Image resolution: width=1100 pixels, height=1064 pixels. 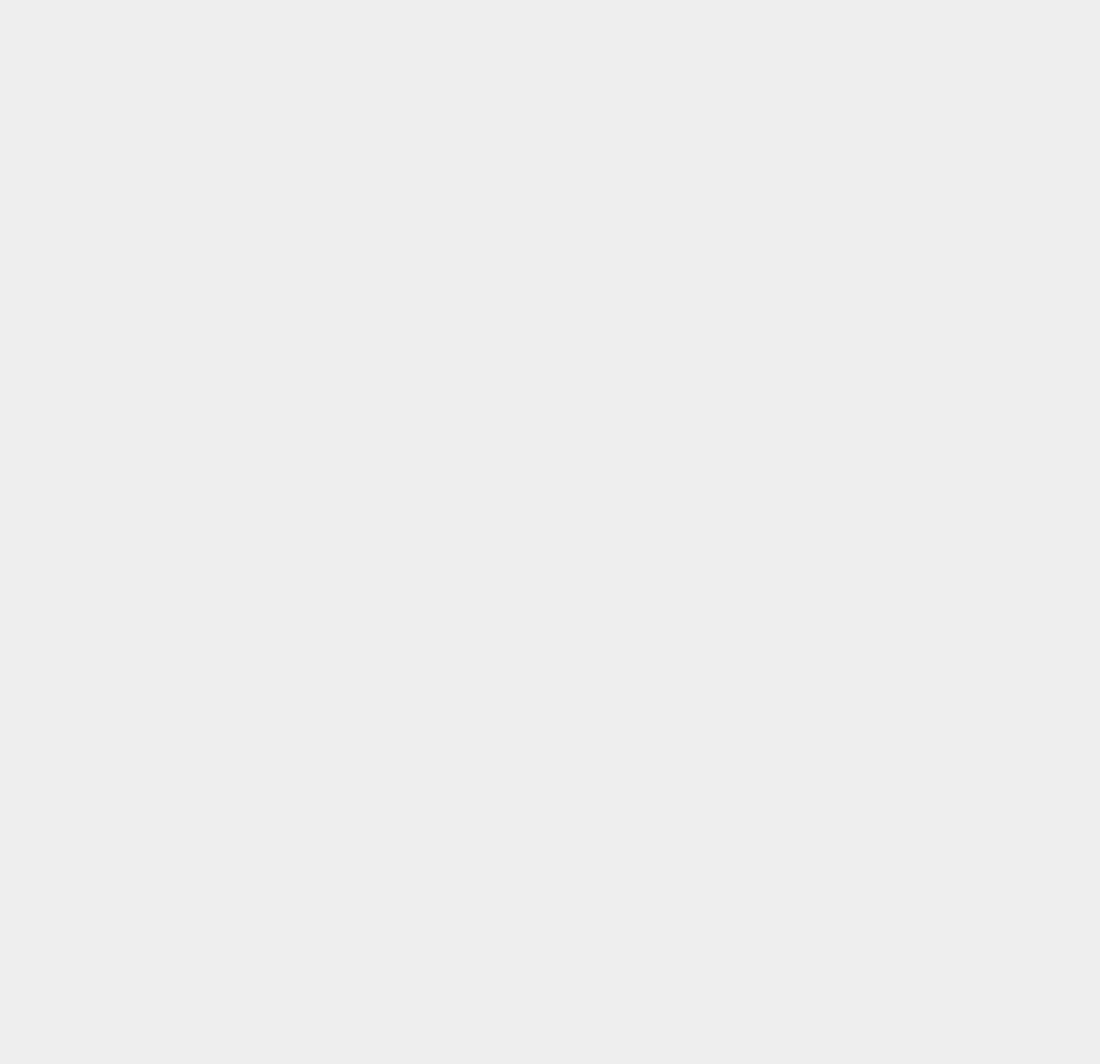 What do you see at coordinates (832, 636) in the screenshot?
I see `'Android PC Suites'` at bounding box center [832, 636].